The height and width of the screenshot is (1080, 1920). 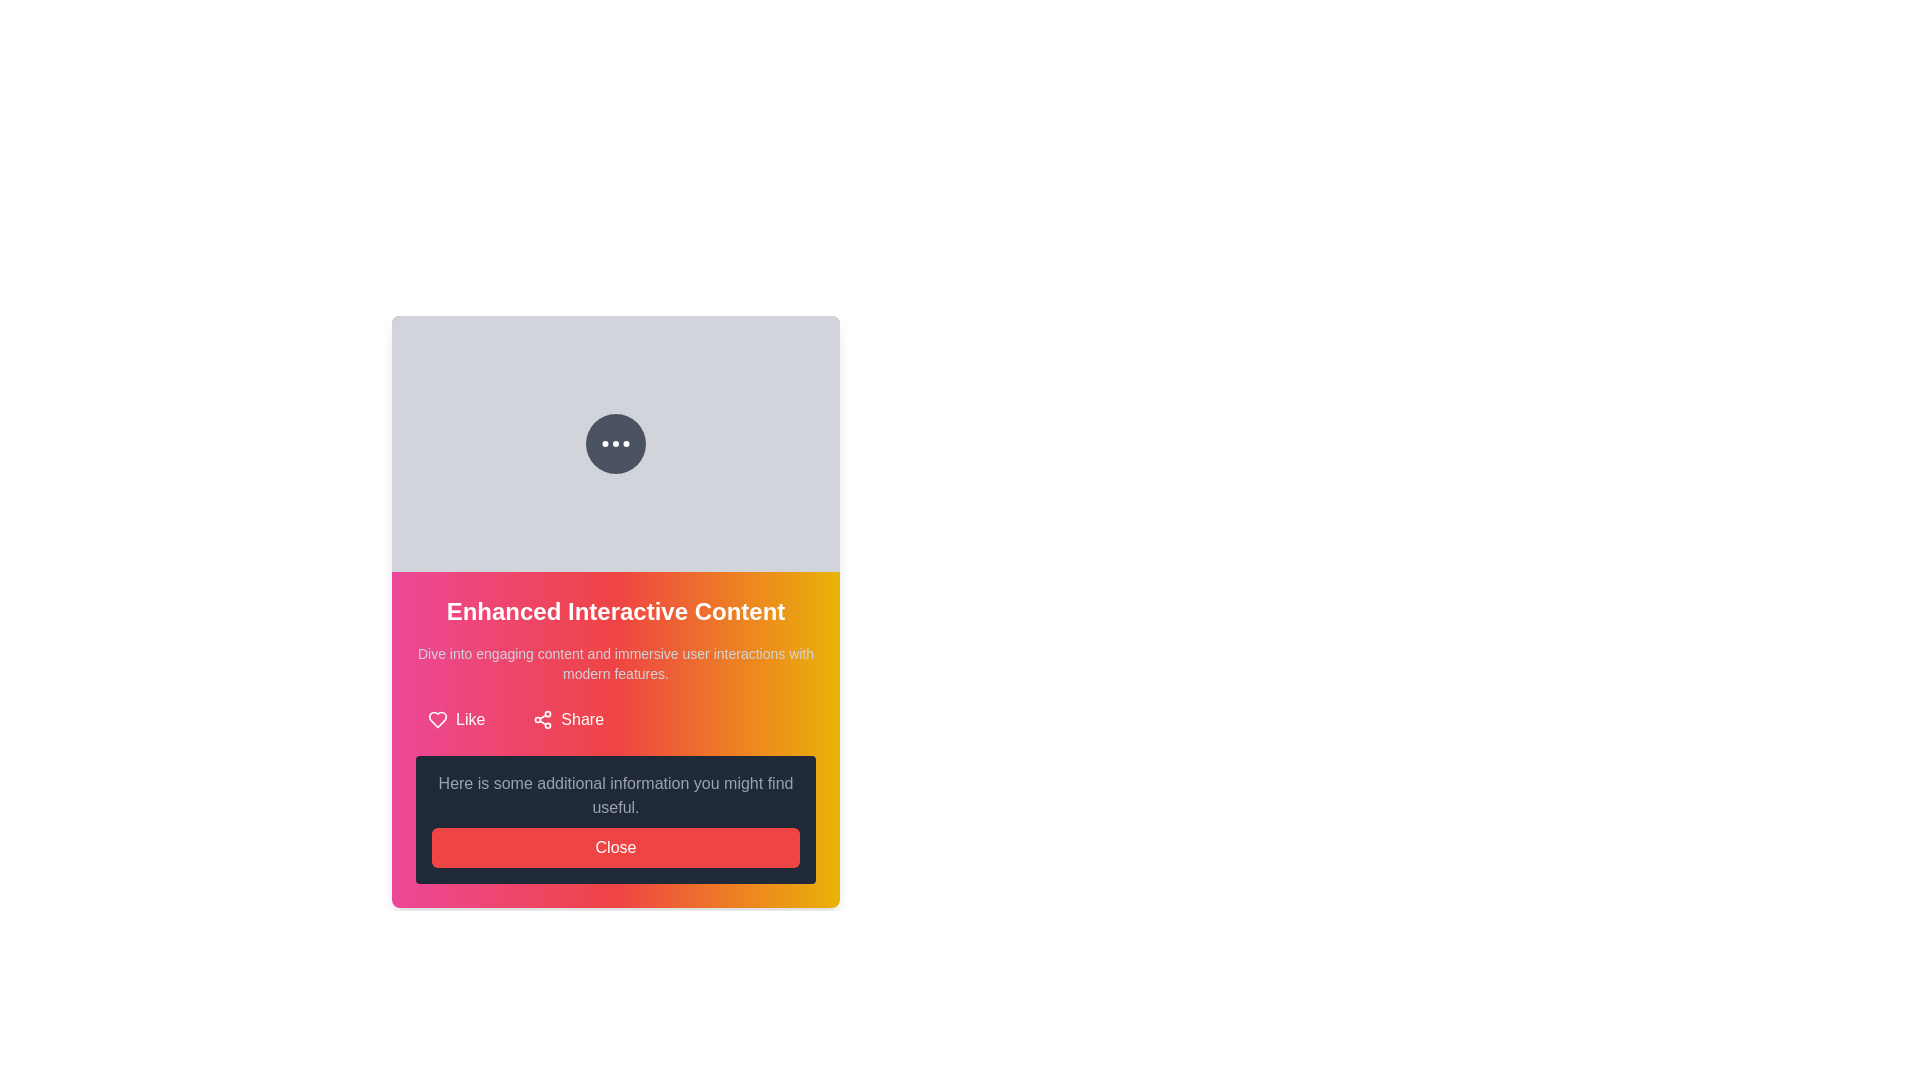 What do you see at coordinates (614, 442) in the screenshot?
I see `the ellipsis icon consisting of three evenly spaced circles` at bounding box center [614, 442].